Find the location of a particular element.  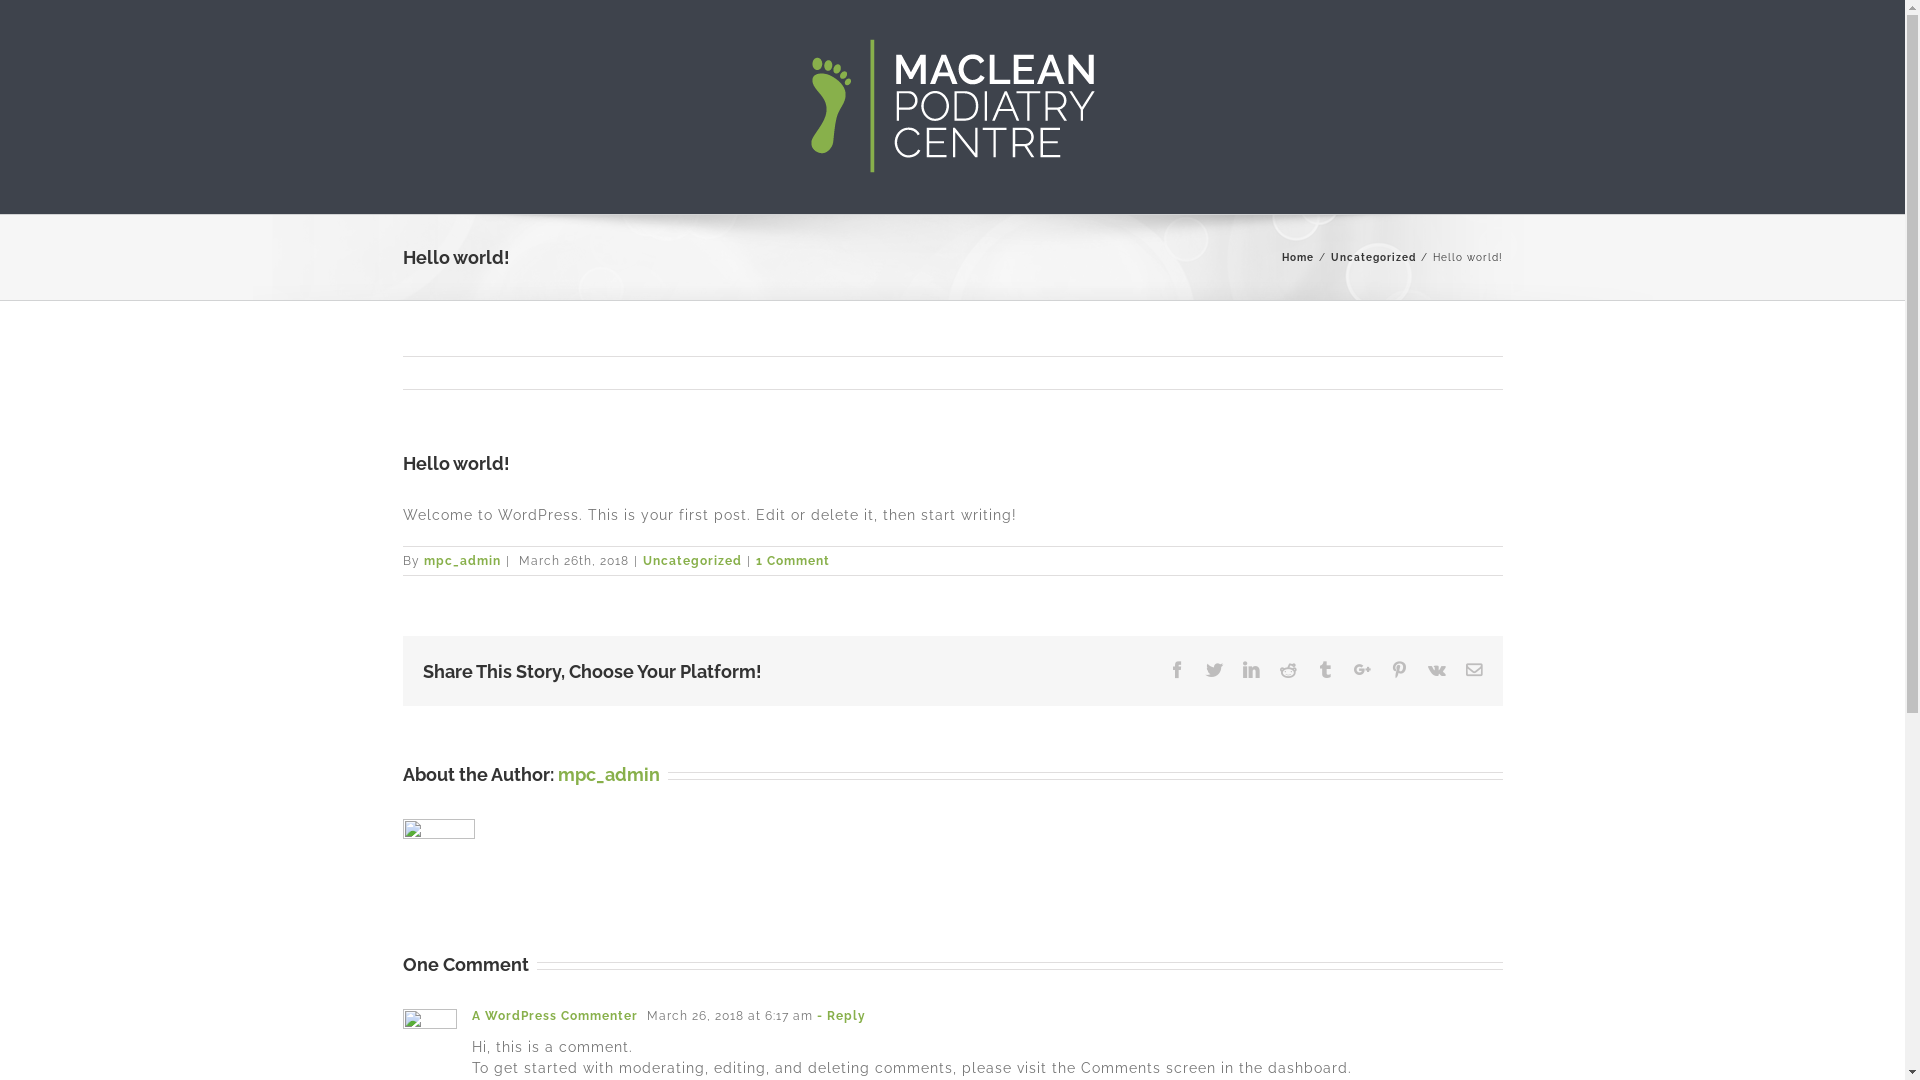

'Twitter' is located at coordinates (1204, 670).